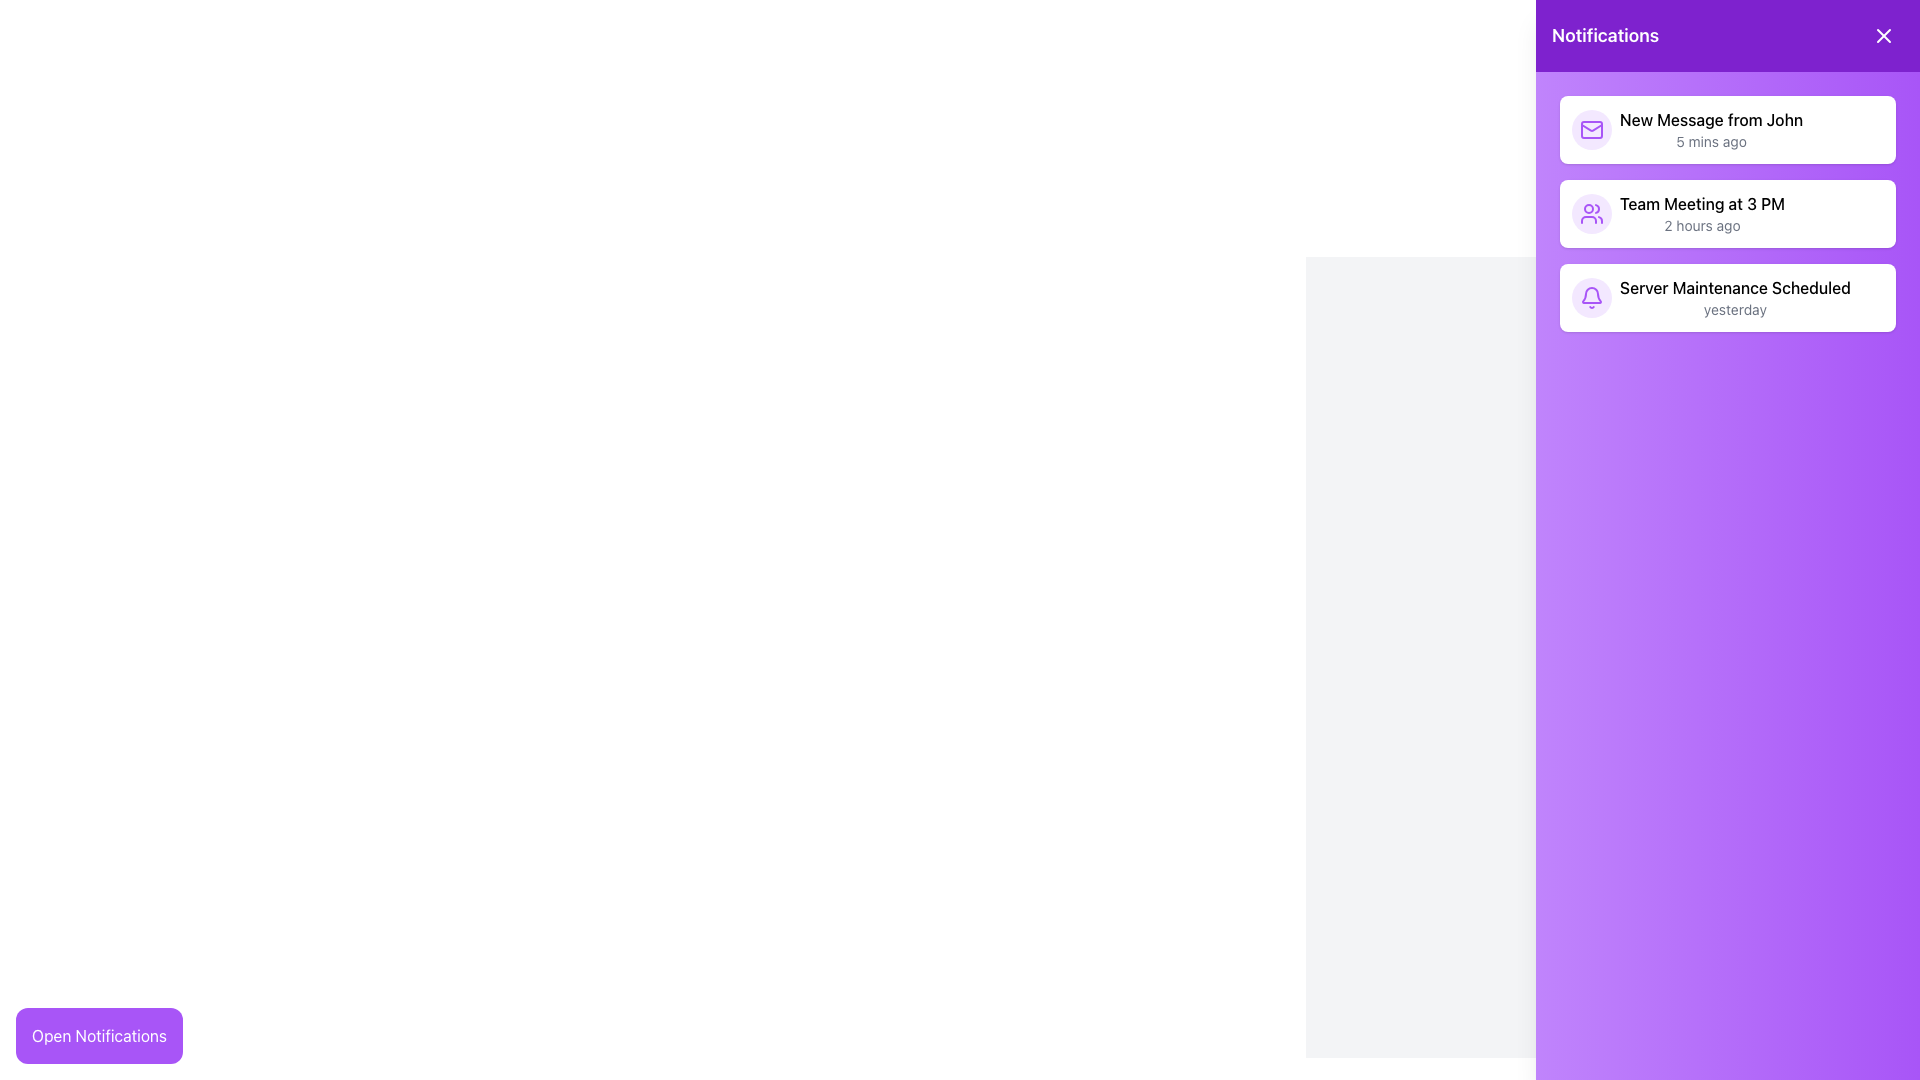 This screenshot has width=1920, height=1080. Describe the element at coordinates (1678, 213) in the screenshot. I see `the notification item displaying 'Team Meeting at 3 PM' to interact and view details` at that location.